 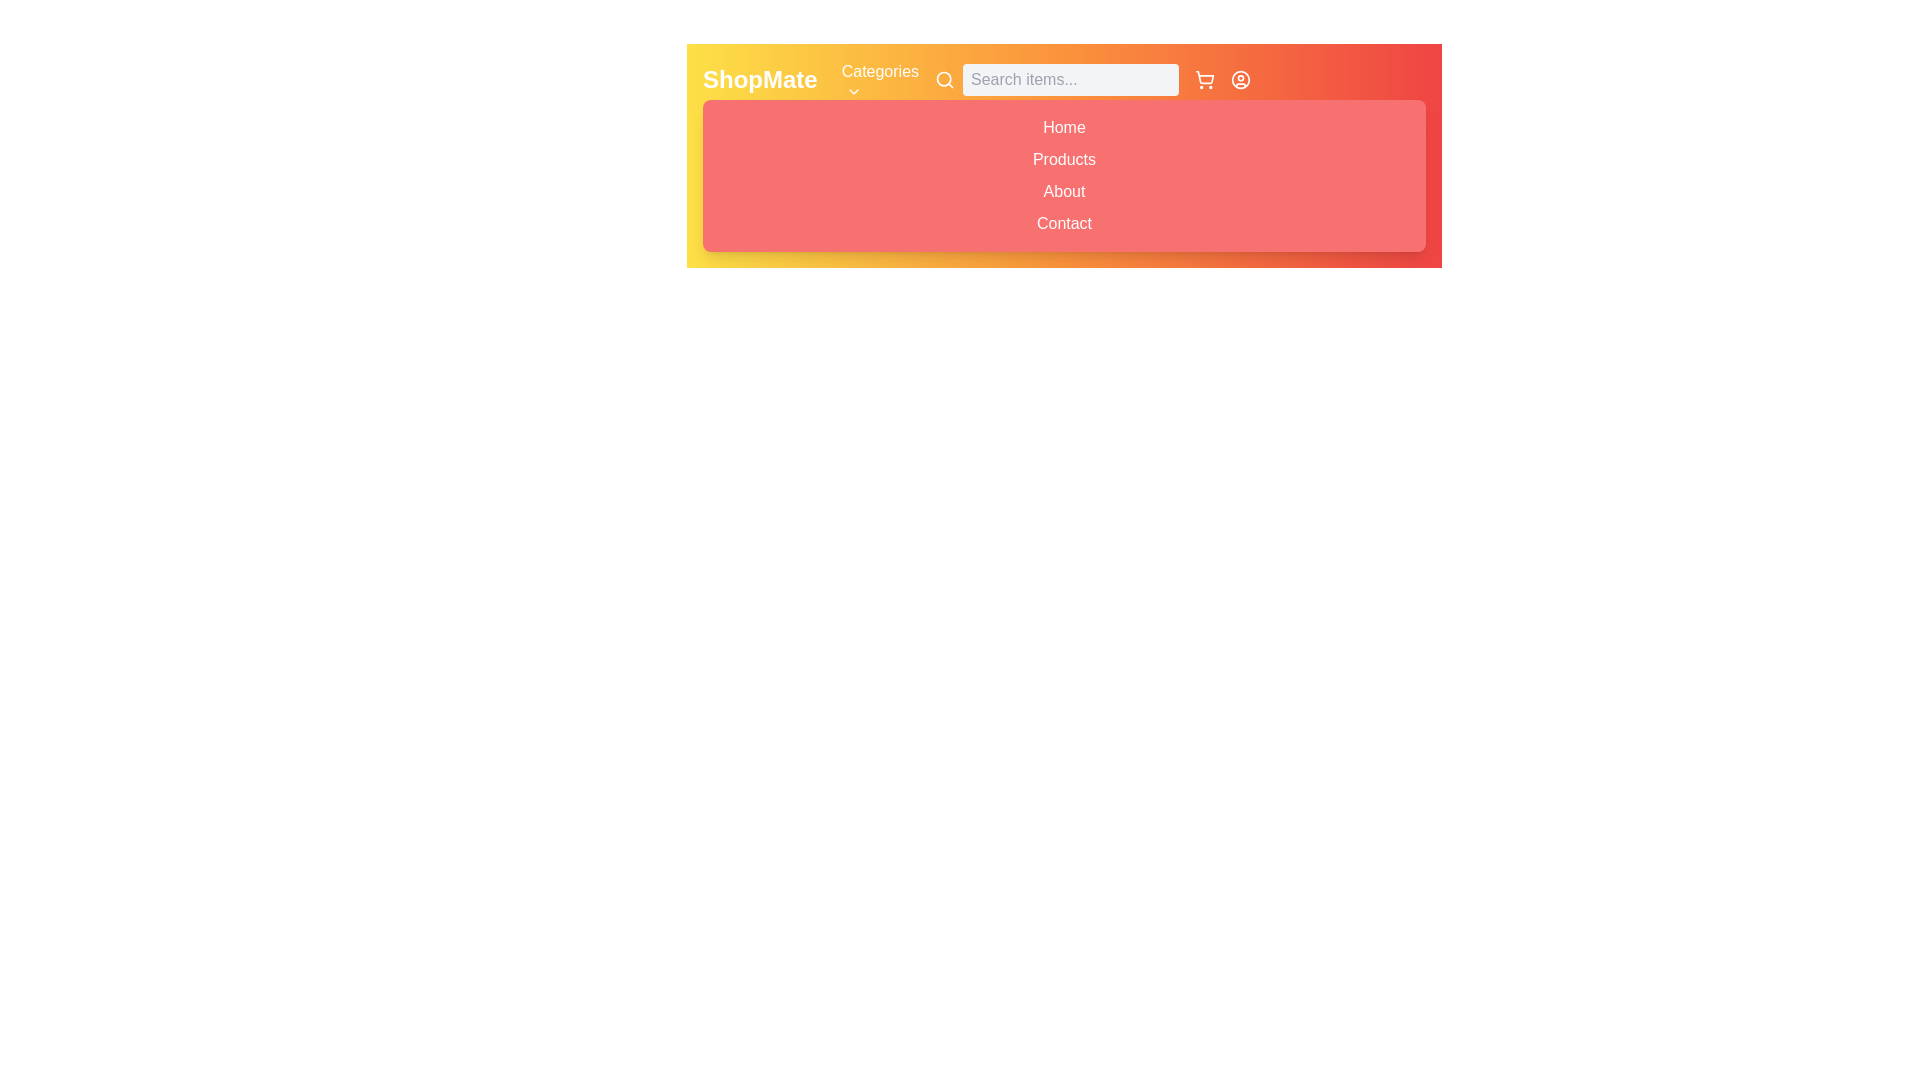 I want to click on the profile/account icon located at the top-right of the navigation bar, so click(x=1240, y=79).